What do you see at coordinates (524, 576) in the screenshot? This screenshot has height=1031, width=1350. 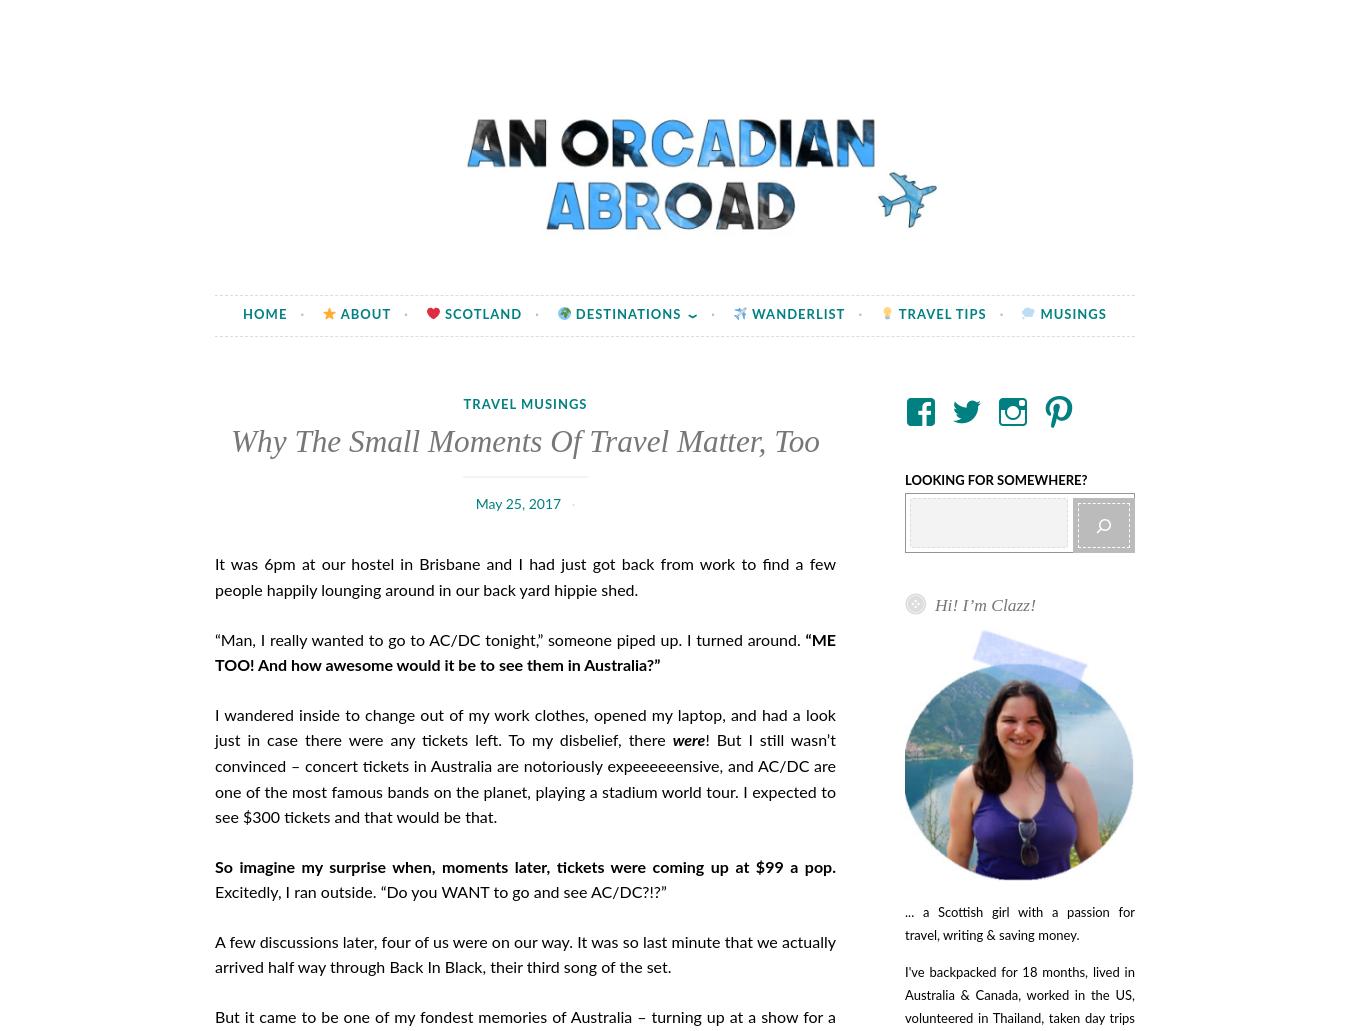 I see `'It was 6pm at our hostel in Brisbane and I had just got back from work to find a few people happily lounging around in our back yard hippie shed.'` at bounding box center [524, 576].